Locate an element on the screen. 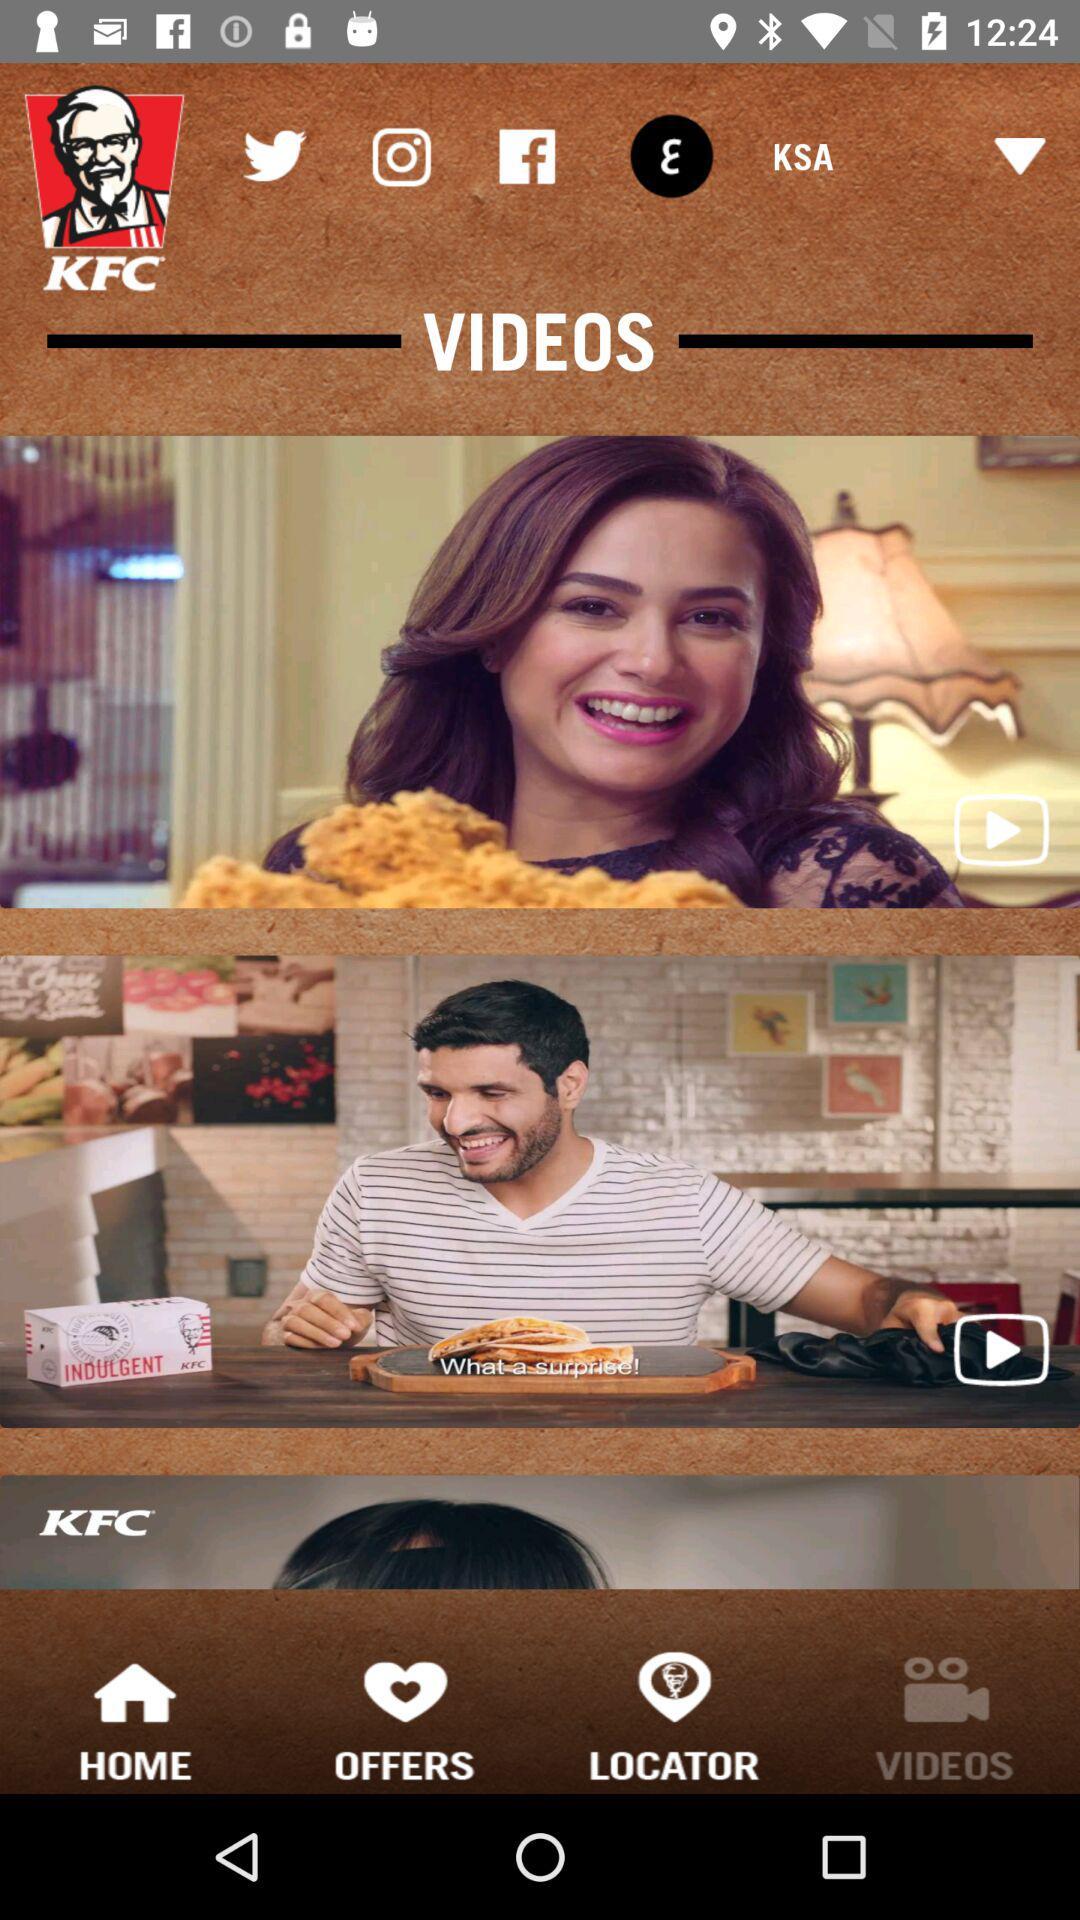  the photo icon is located at coordinates (400, 155).